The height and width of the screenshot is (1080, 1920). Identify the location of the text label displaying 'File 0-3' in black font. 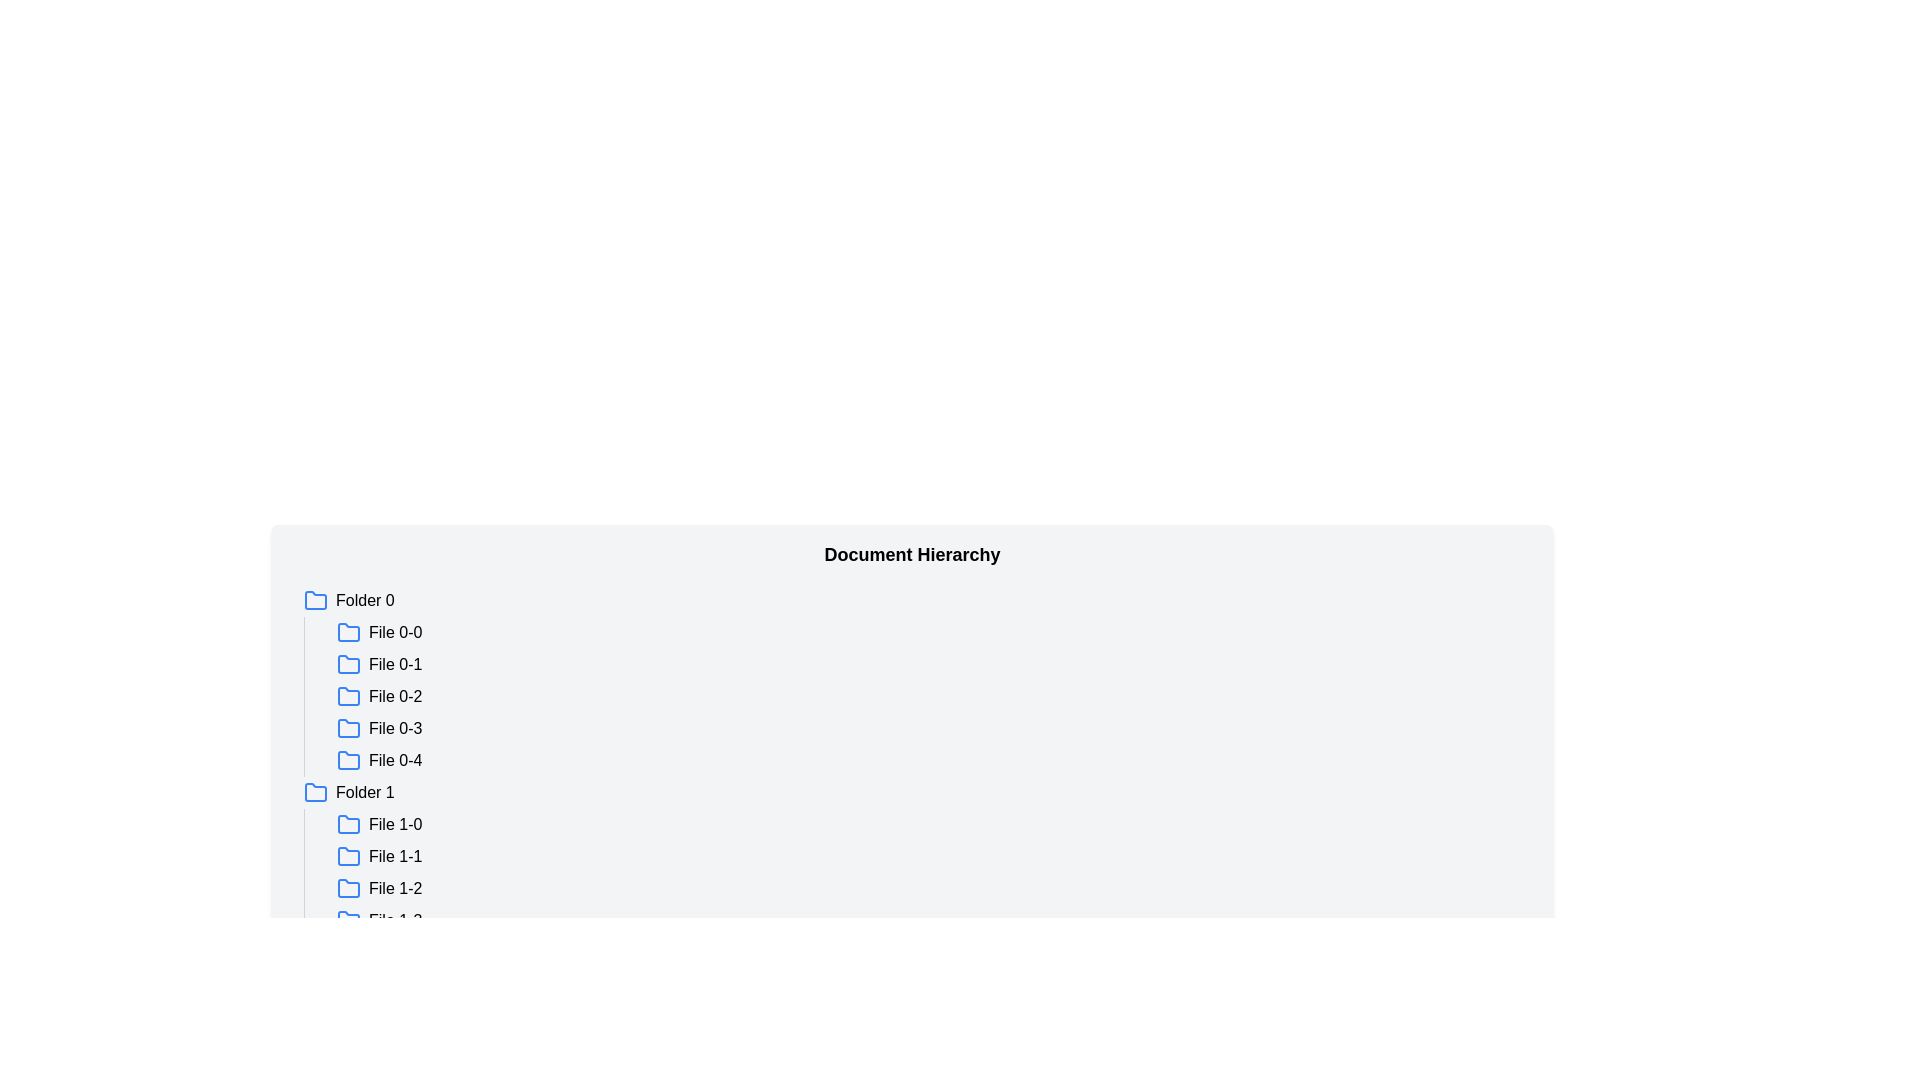
(395, 729).